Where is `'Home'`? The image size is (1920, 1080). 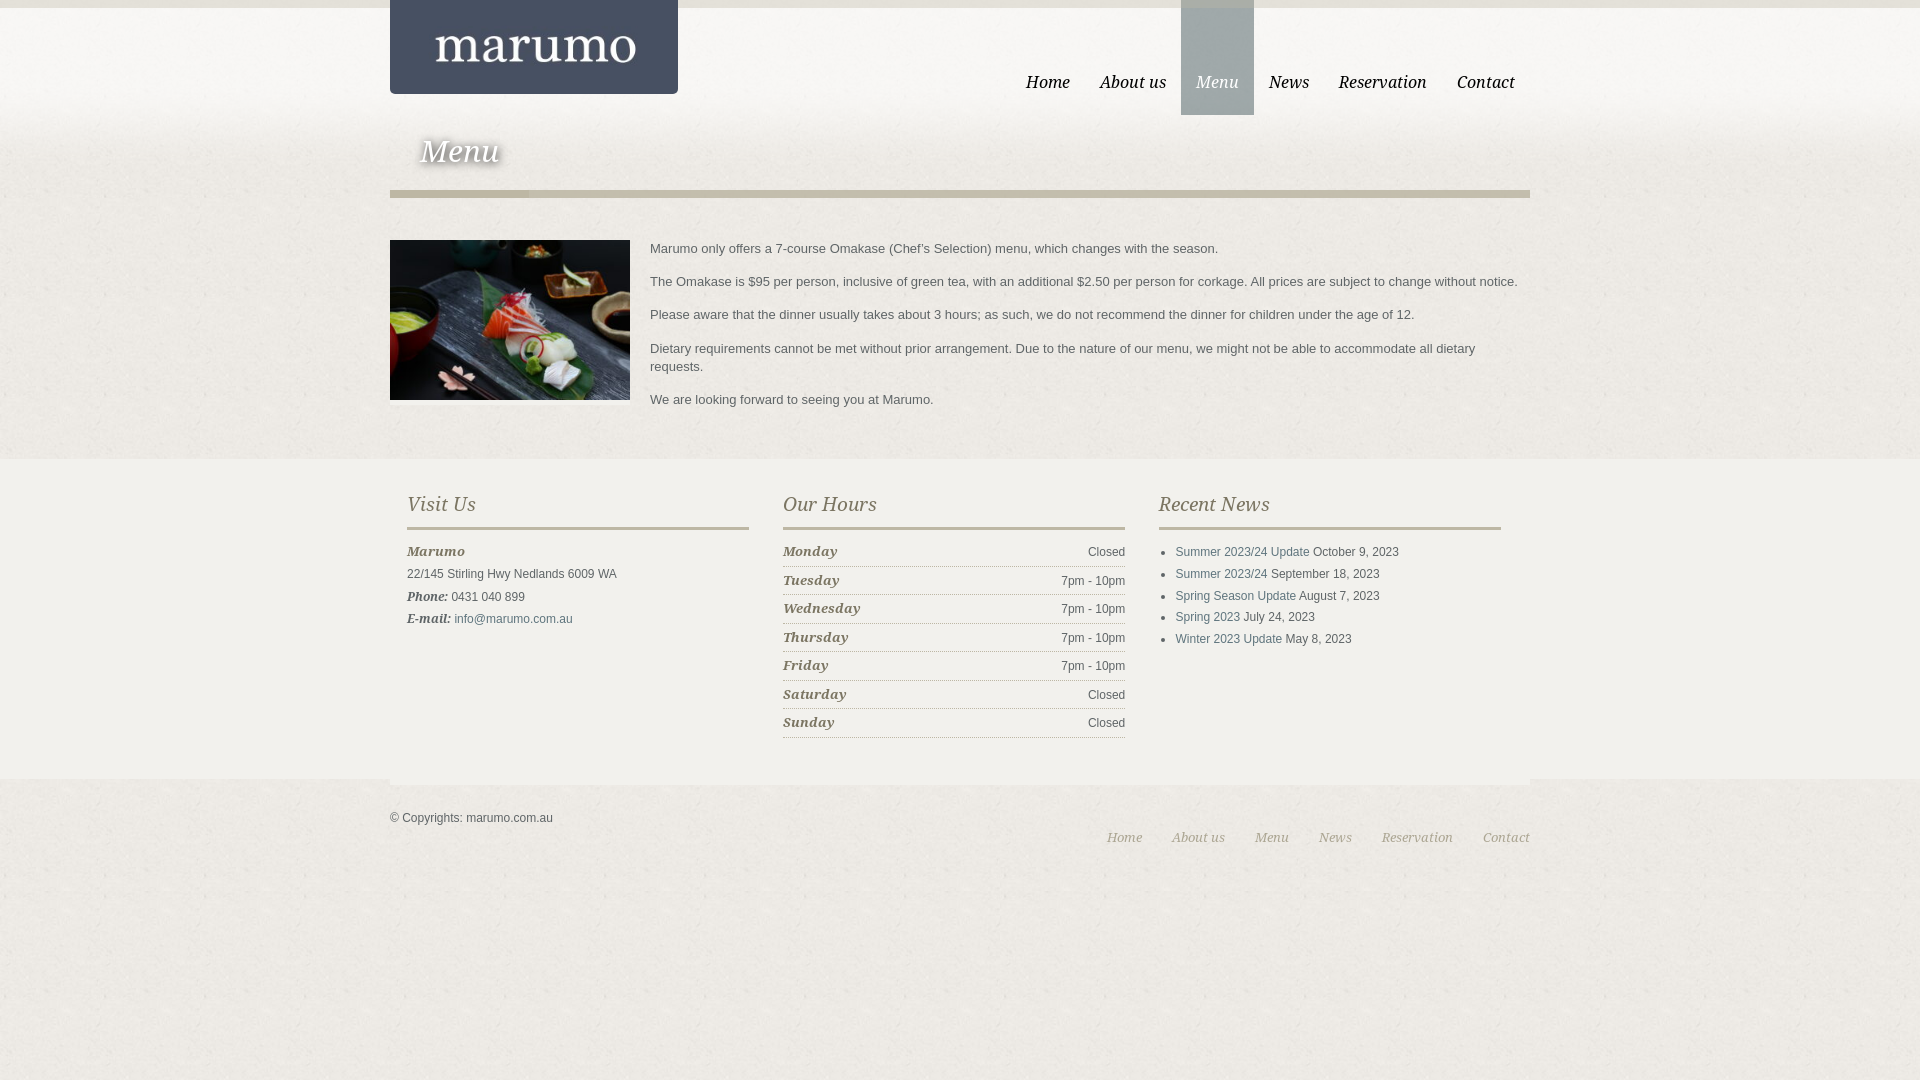
'Home' is located at coordinates (1046, 56).